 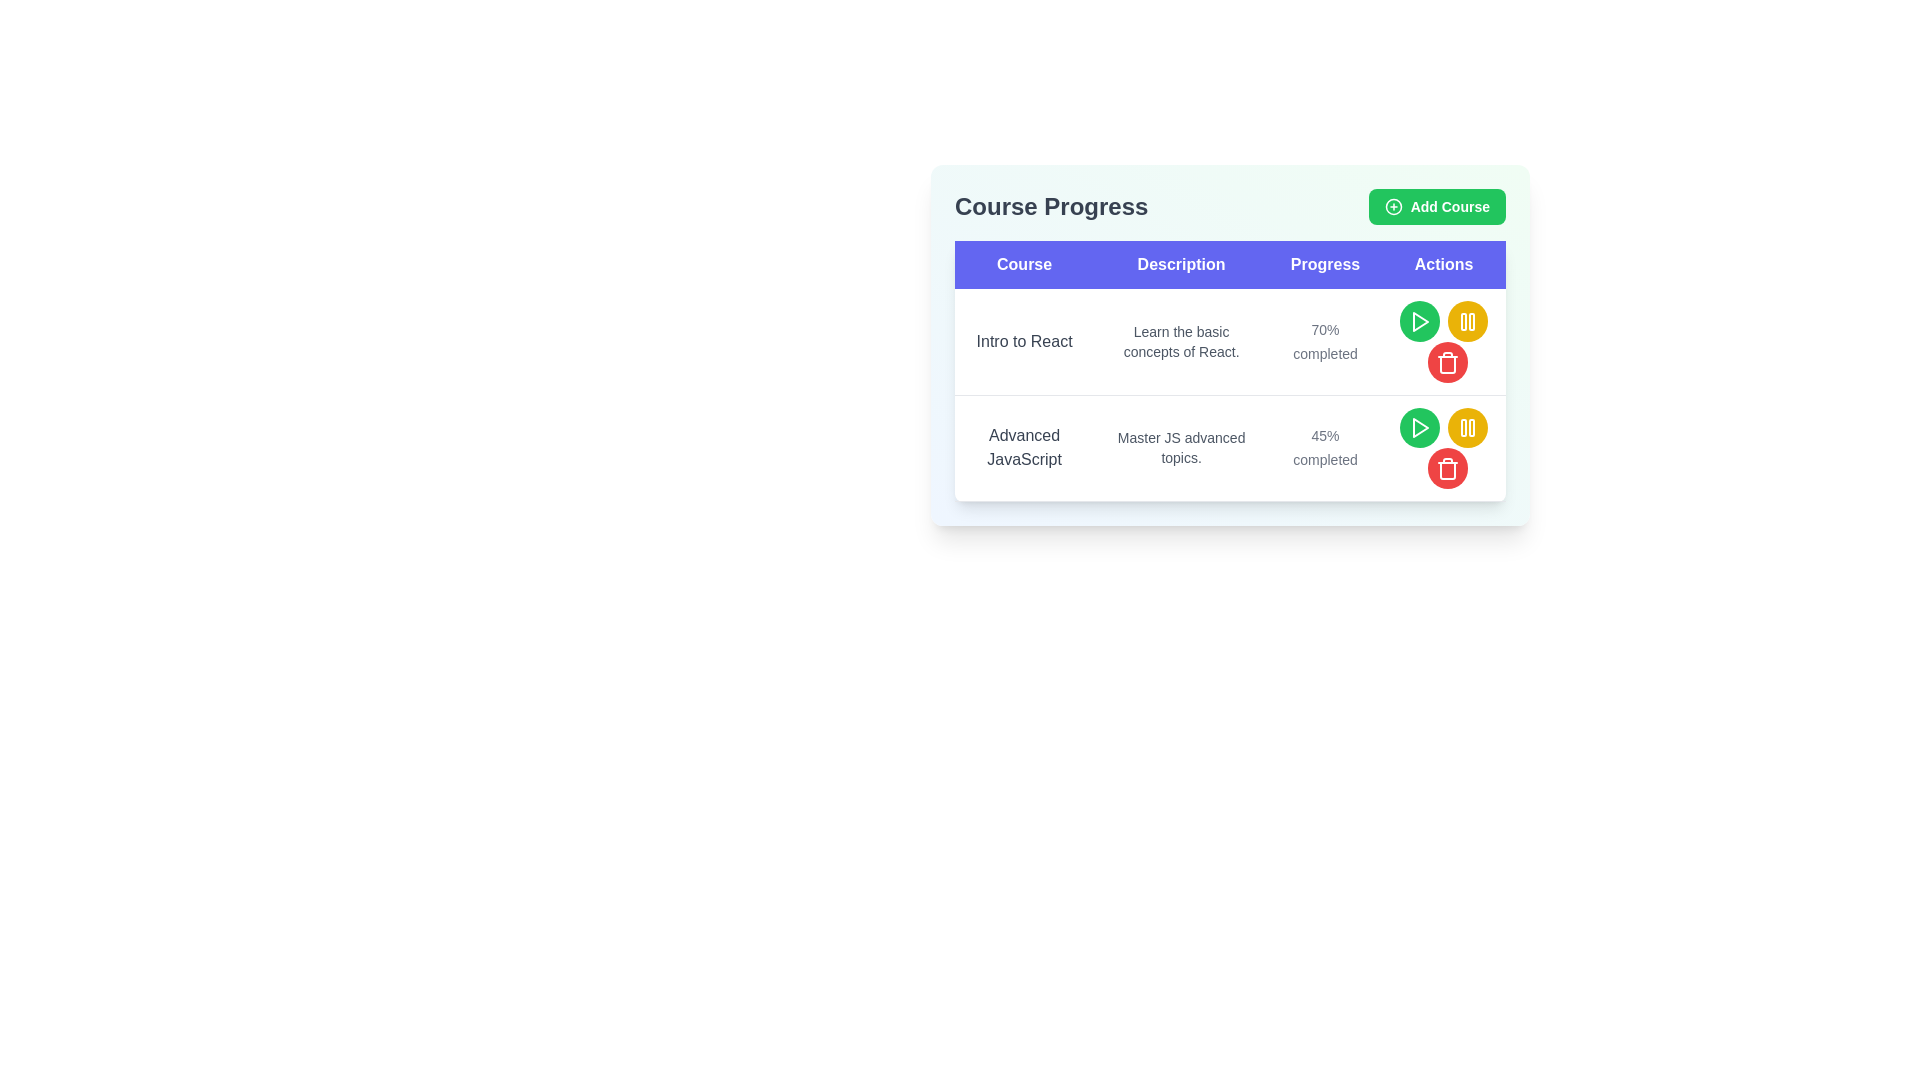 What do you see at coordinates (1181, 341) in the screenshot?
I see `the text label displaying 'Learn the basic concepts of React.' located in the description section of the table under the 'Description' column in the first row for the course 'Intro to React'` at bounding box center [1181, 341].